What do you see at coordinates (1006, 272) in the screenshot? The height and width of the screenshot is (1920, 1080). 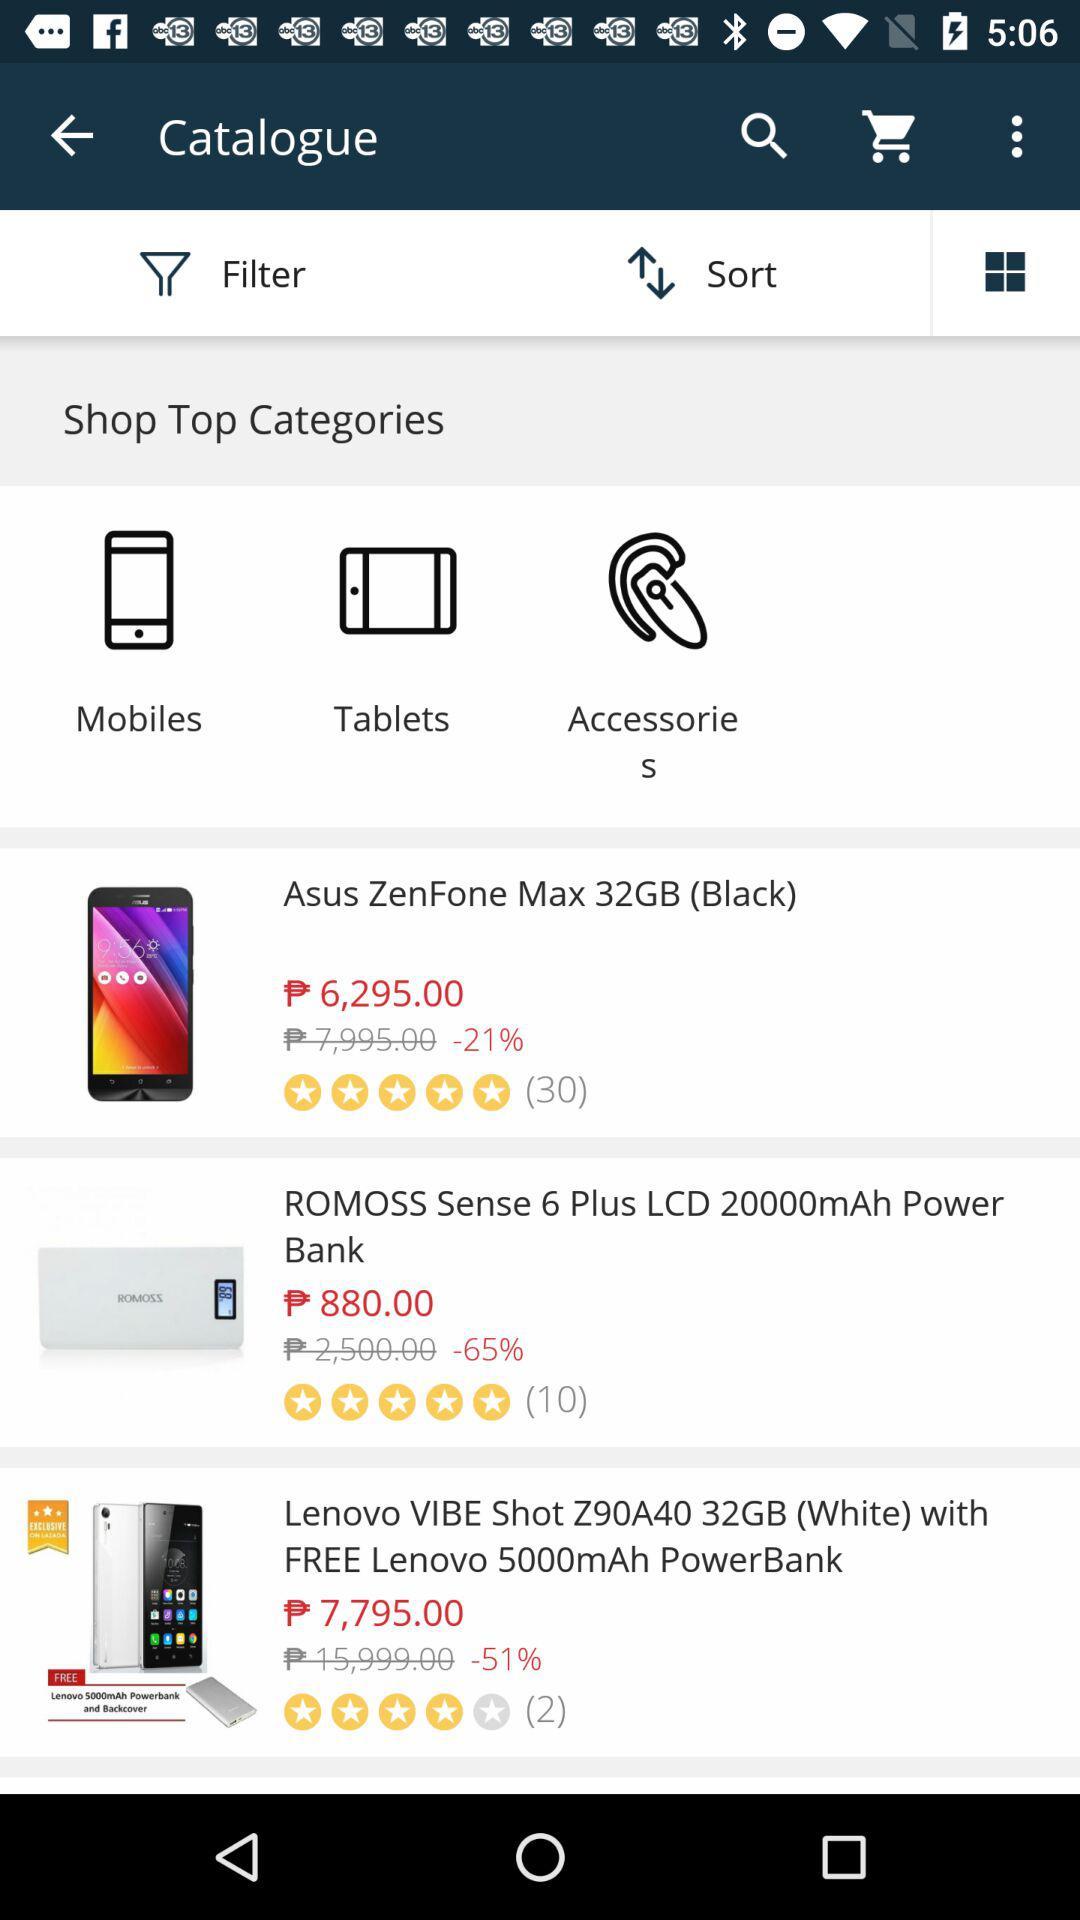 I see `the dashboard icon` at bounding box center [1006, 272].